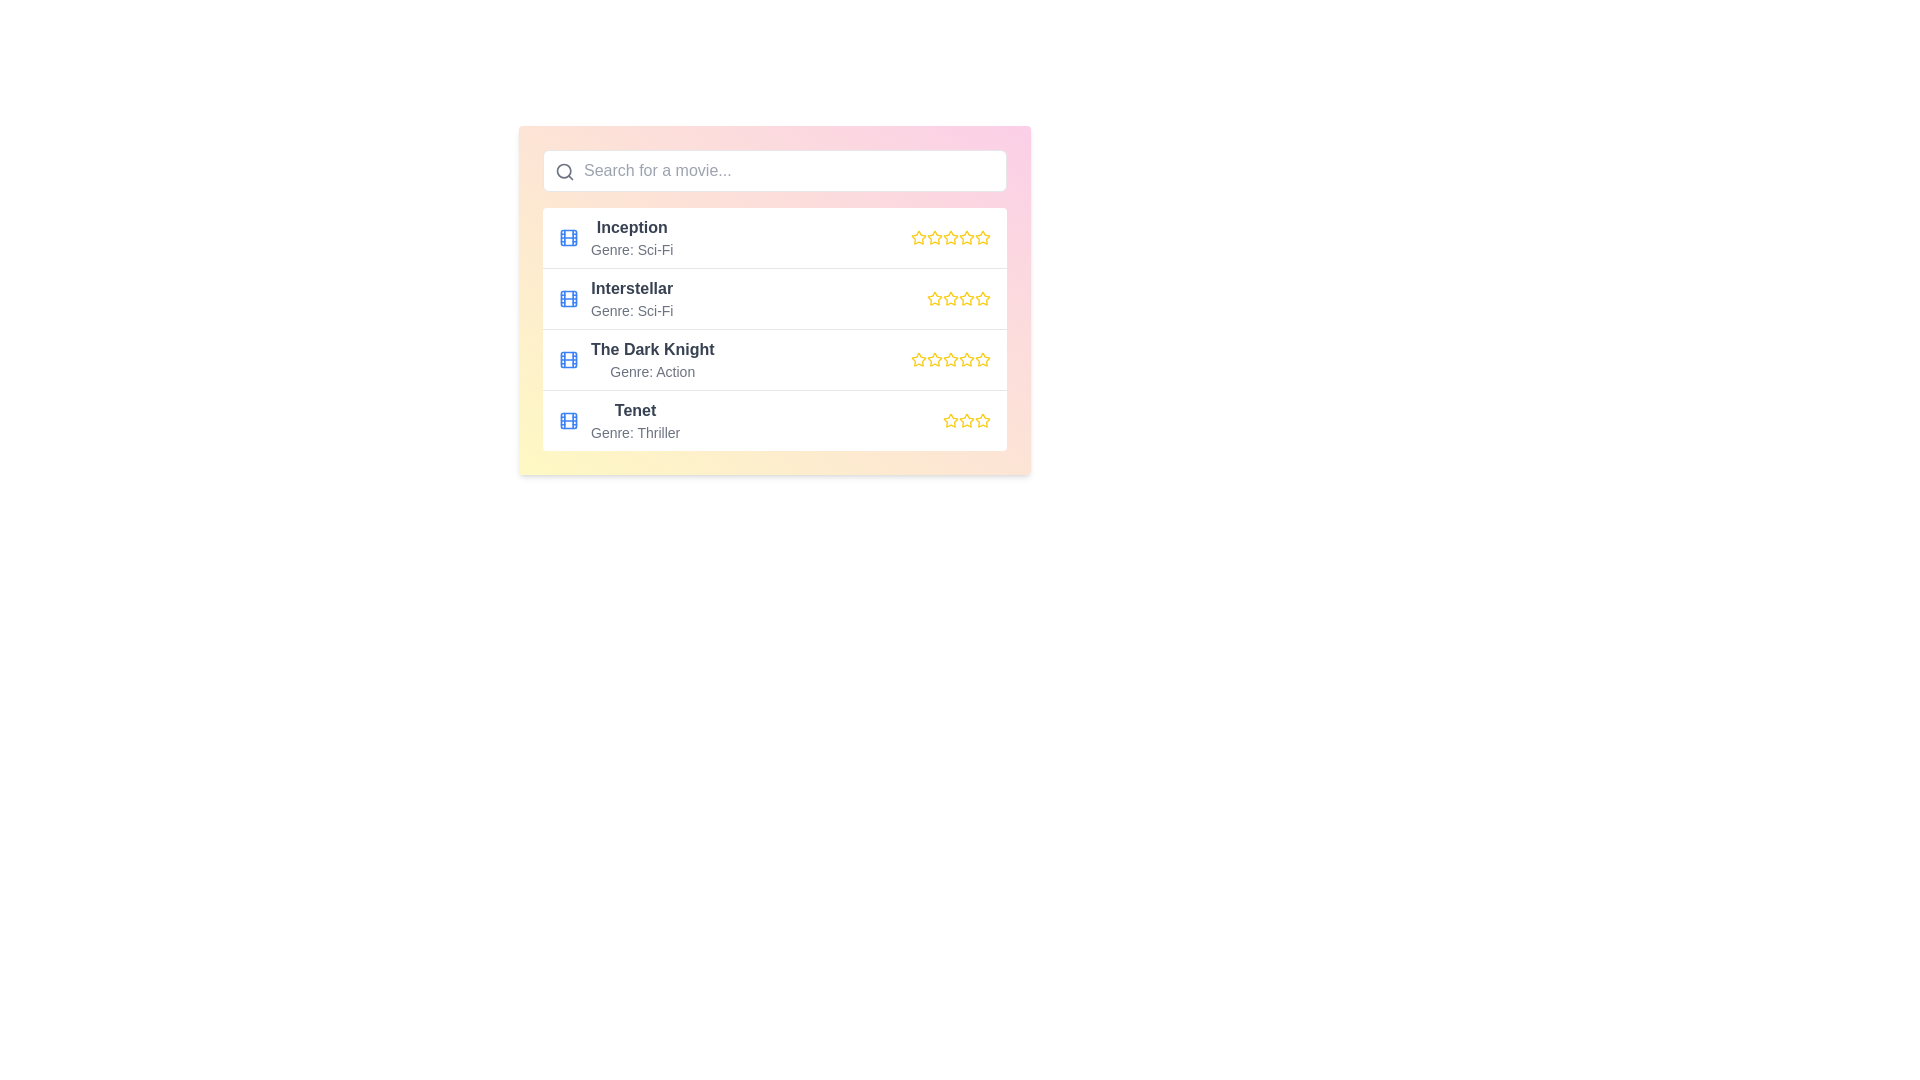 Image resolution: width=1920 pixels, height=1080 pixels. Describe the element at coordinates (949, 237) in the screenshot. I see `the third star in the row of five stars` at that location.